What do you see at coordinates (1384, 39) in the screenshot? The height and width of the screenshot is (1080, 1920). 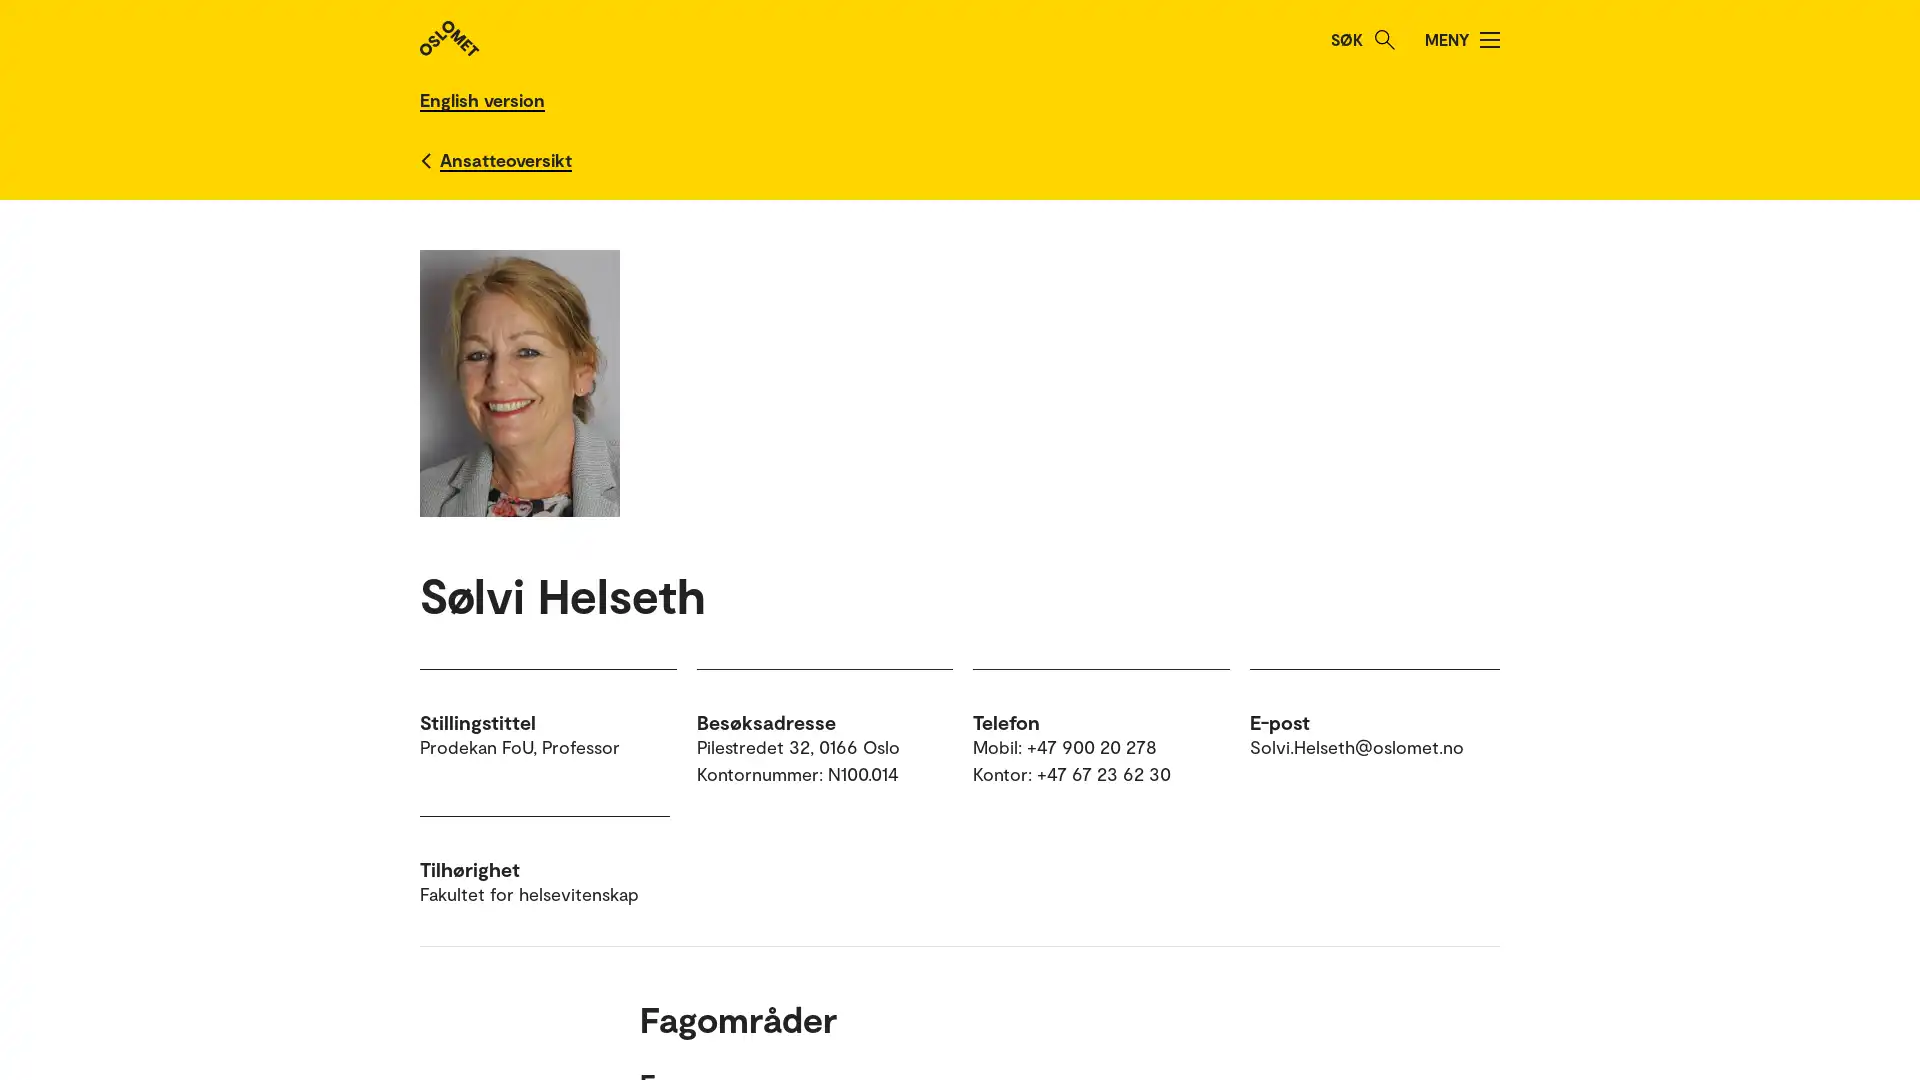 I see `Sk` at bounding box center [1384, 39].